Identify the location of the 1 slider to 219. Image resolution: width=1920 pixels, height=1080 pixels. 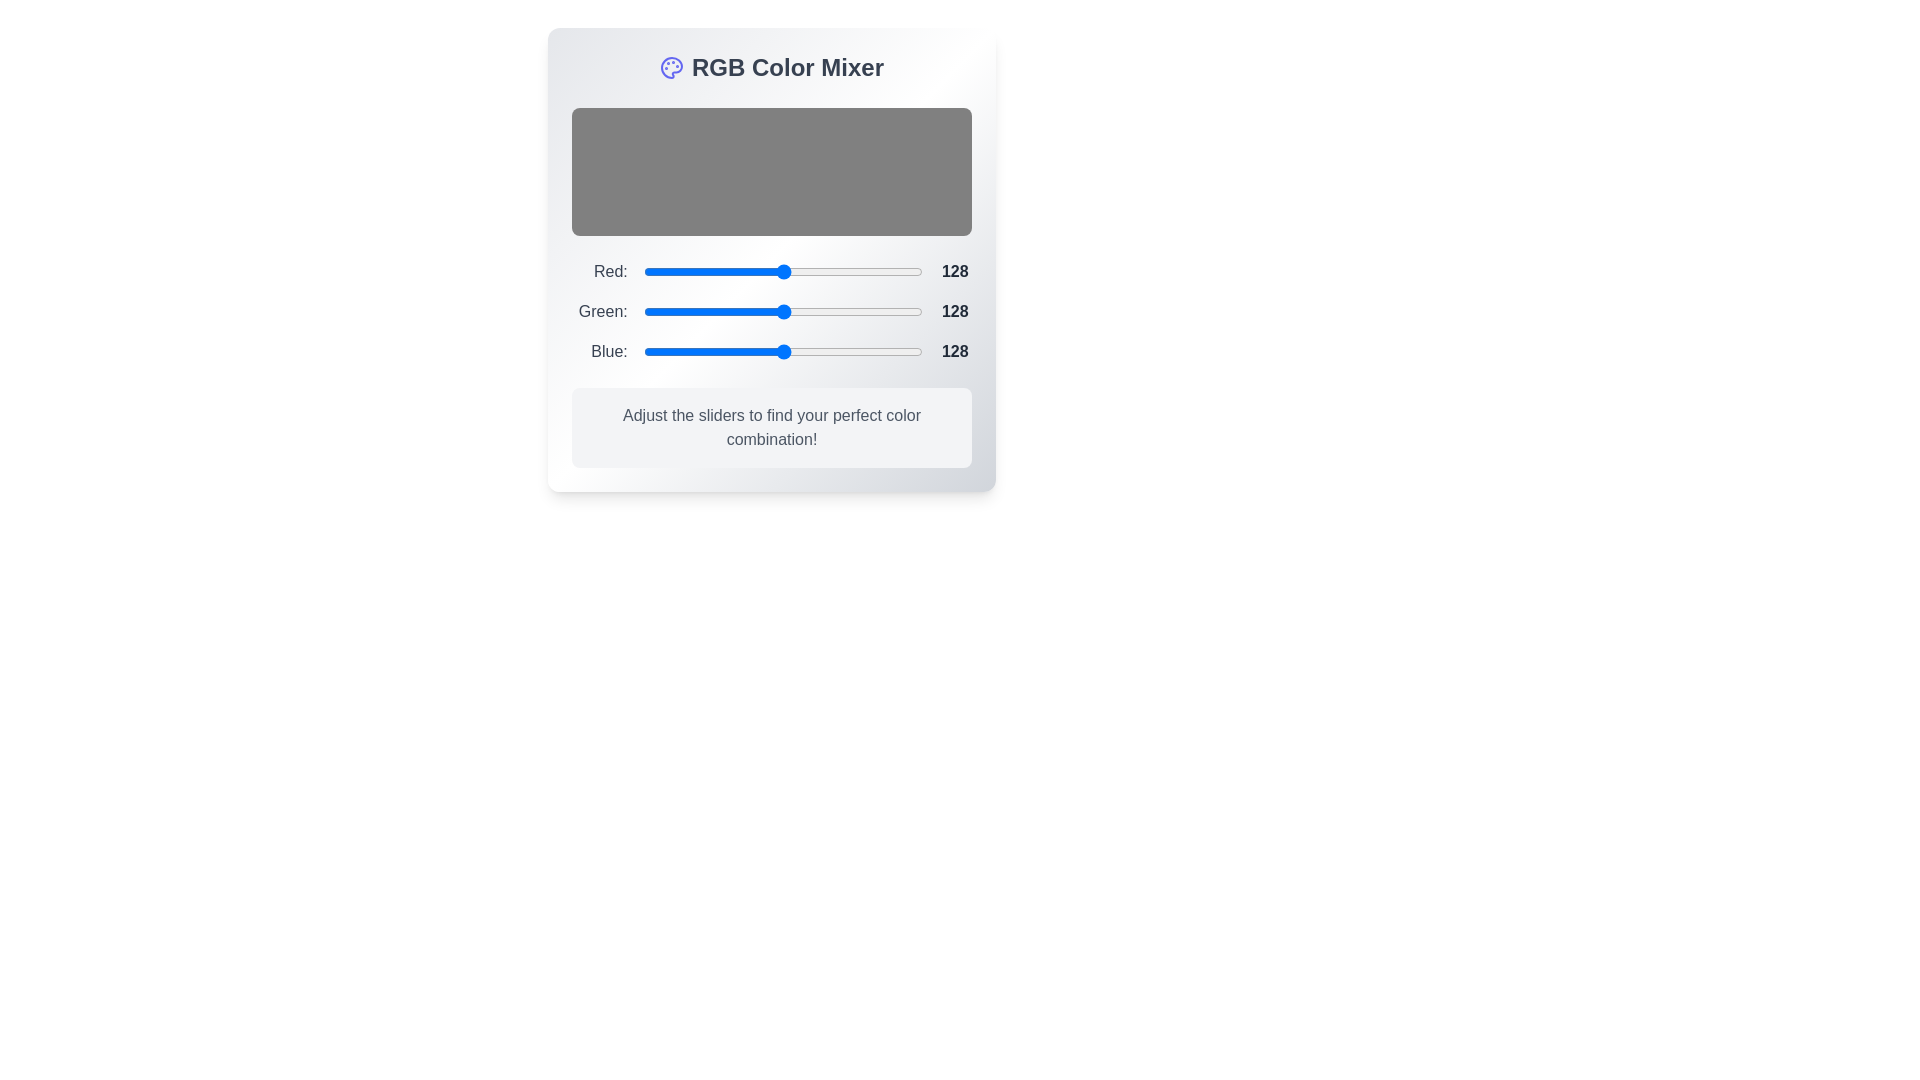
(782, 312).